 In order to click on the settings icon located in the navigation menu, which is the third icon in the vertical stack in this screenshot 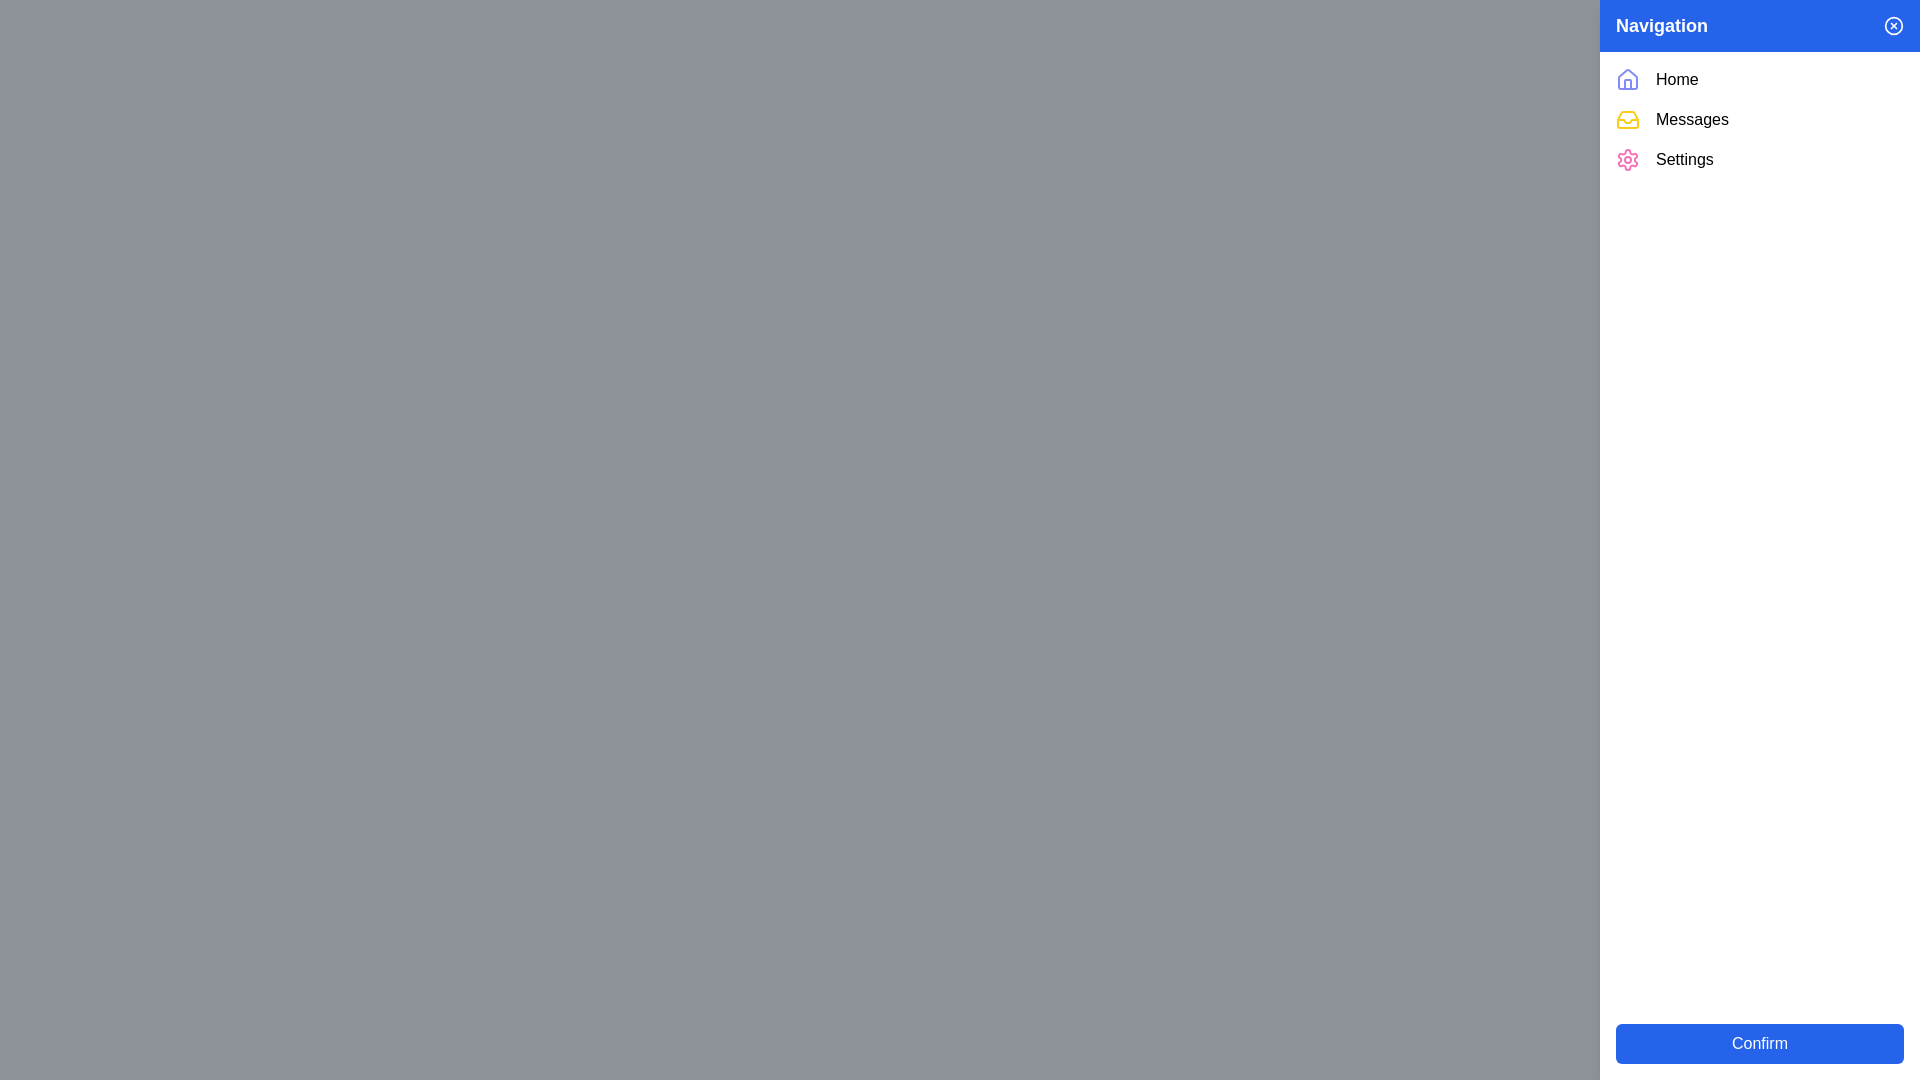, I will do `click(1627, 158)`.